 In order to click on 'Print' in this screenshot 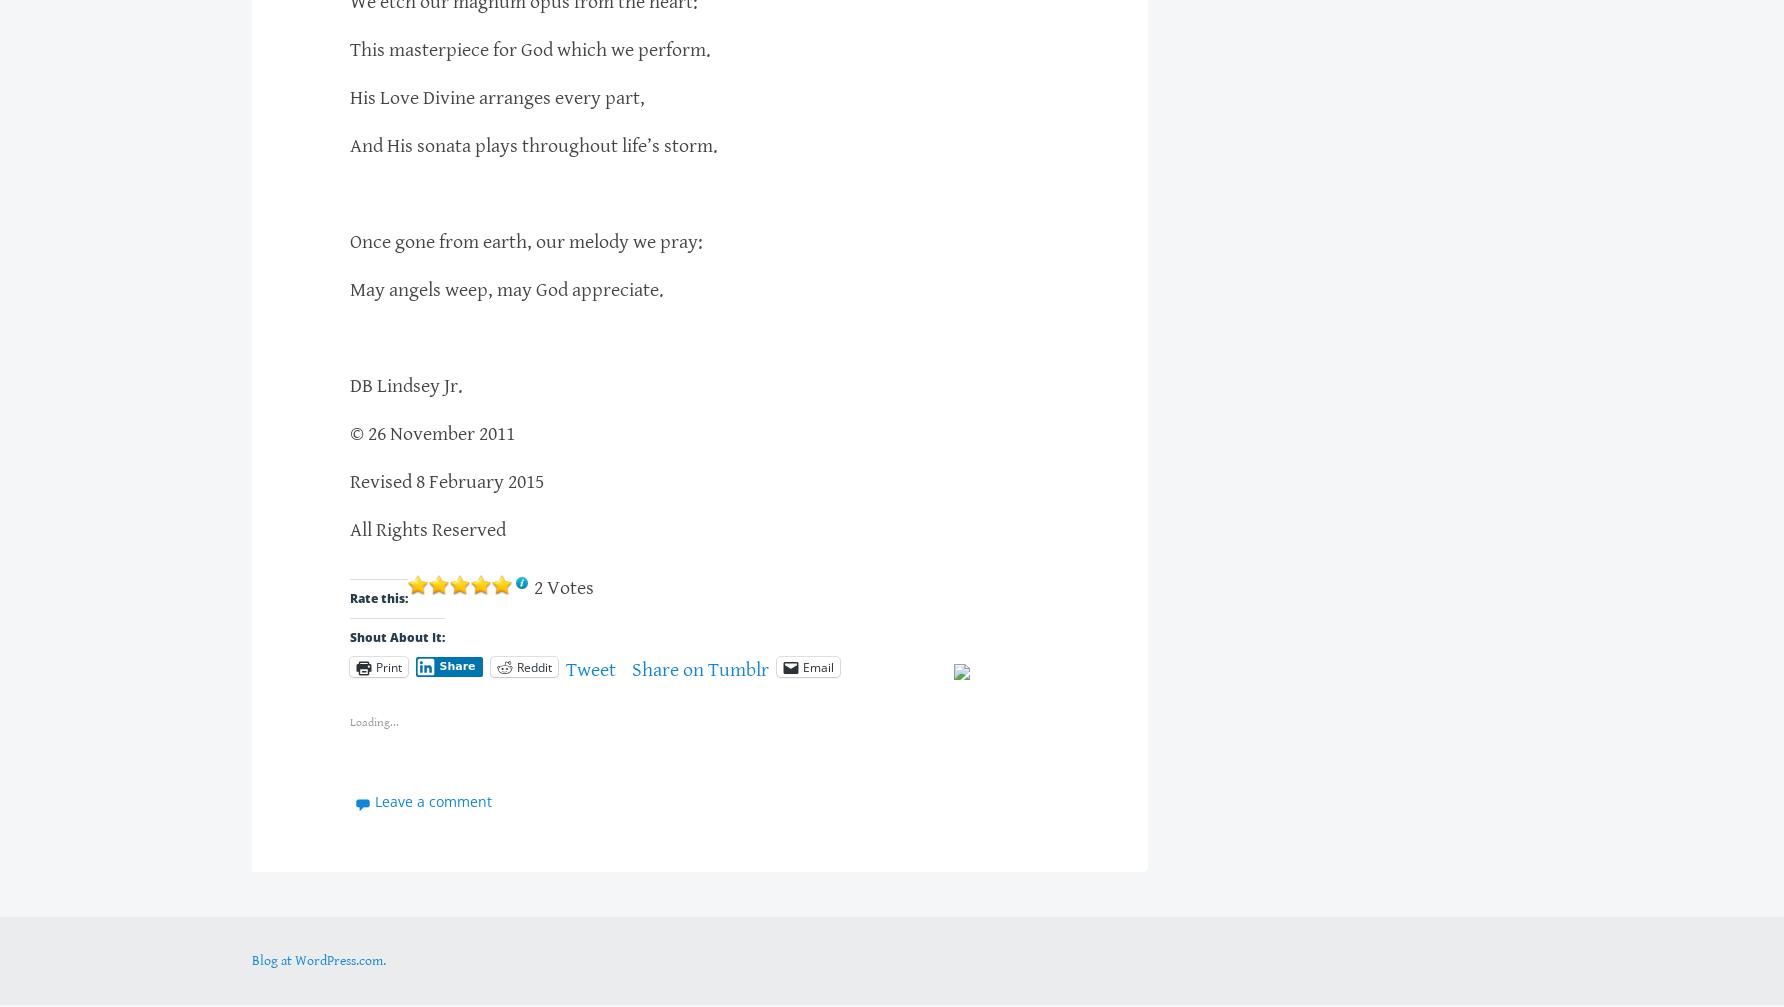, I will do `click(387, 665)`.